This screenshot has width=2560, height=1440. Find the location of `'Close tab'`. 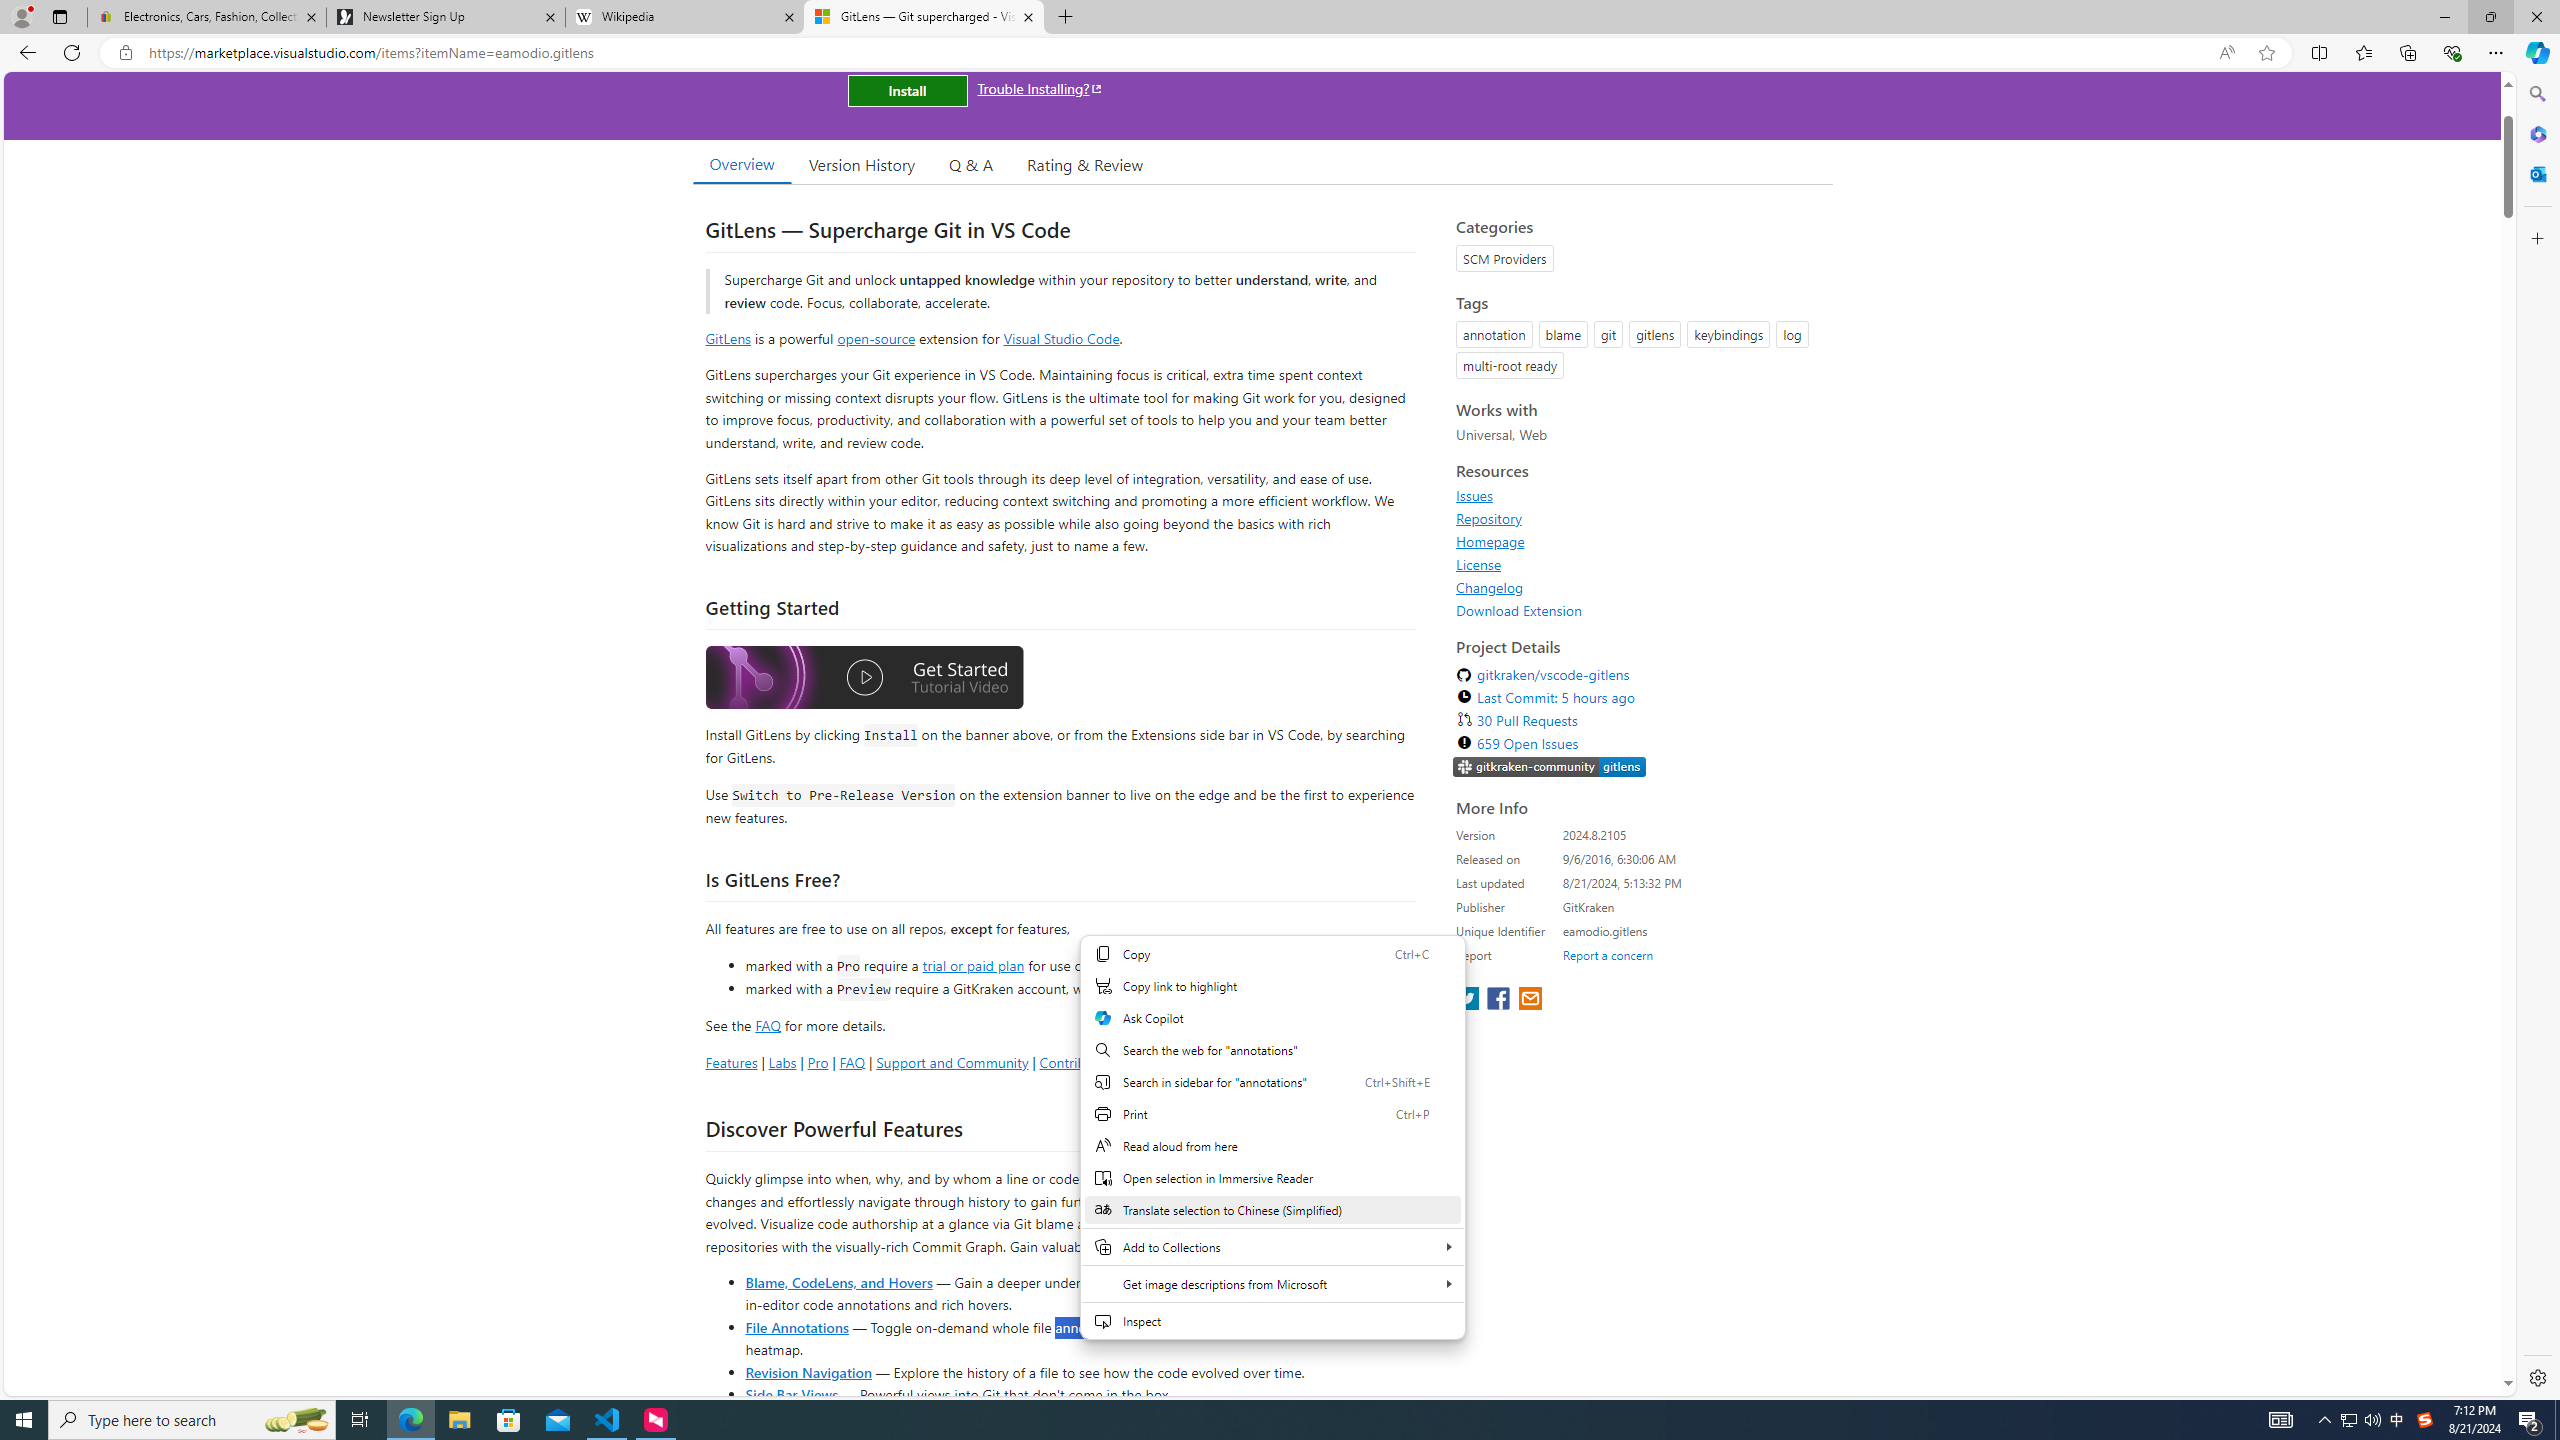

'Close tab' is located at coordinates (1027, 16).